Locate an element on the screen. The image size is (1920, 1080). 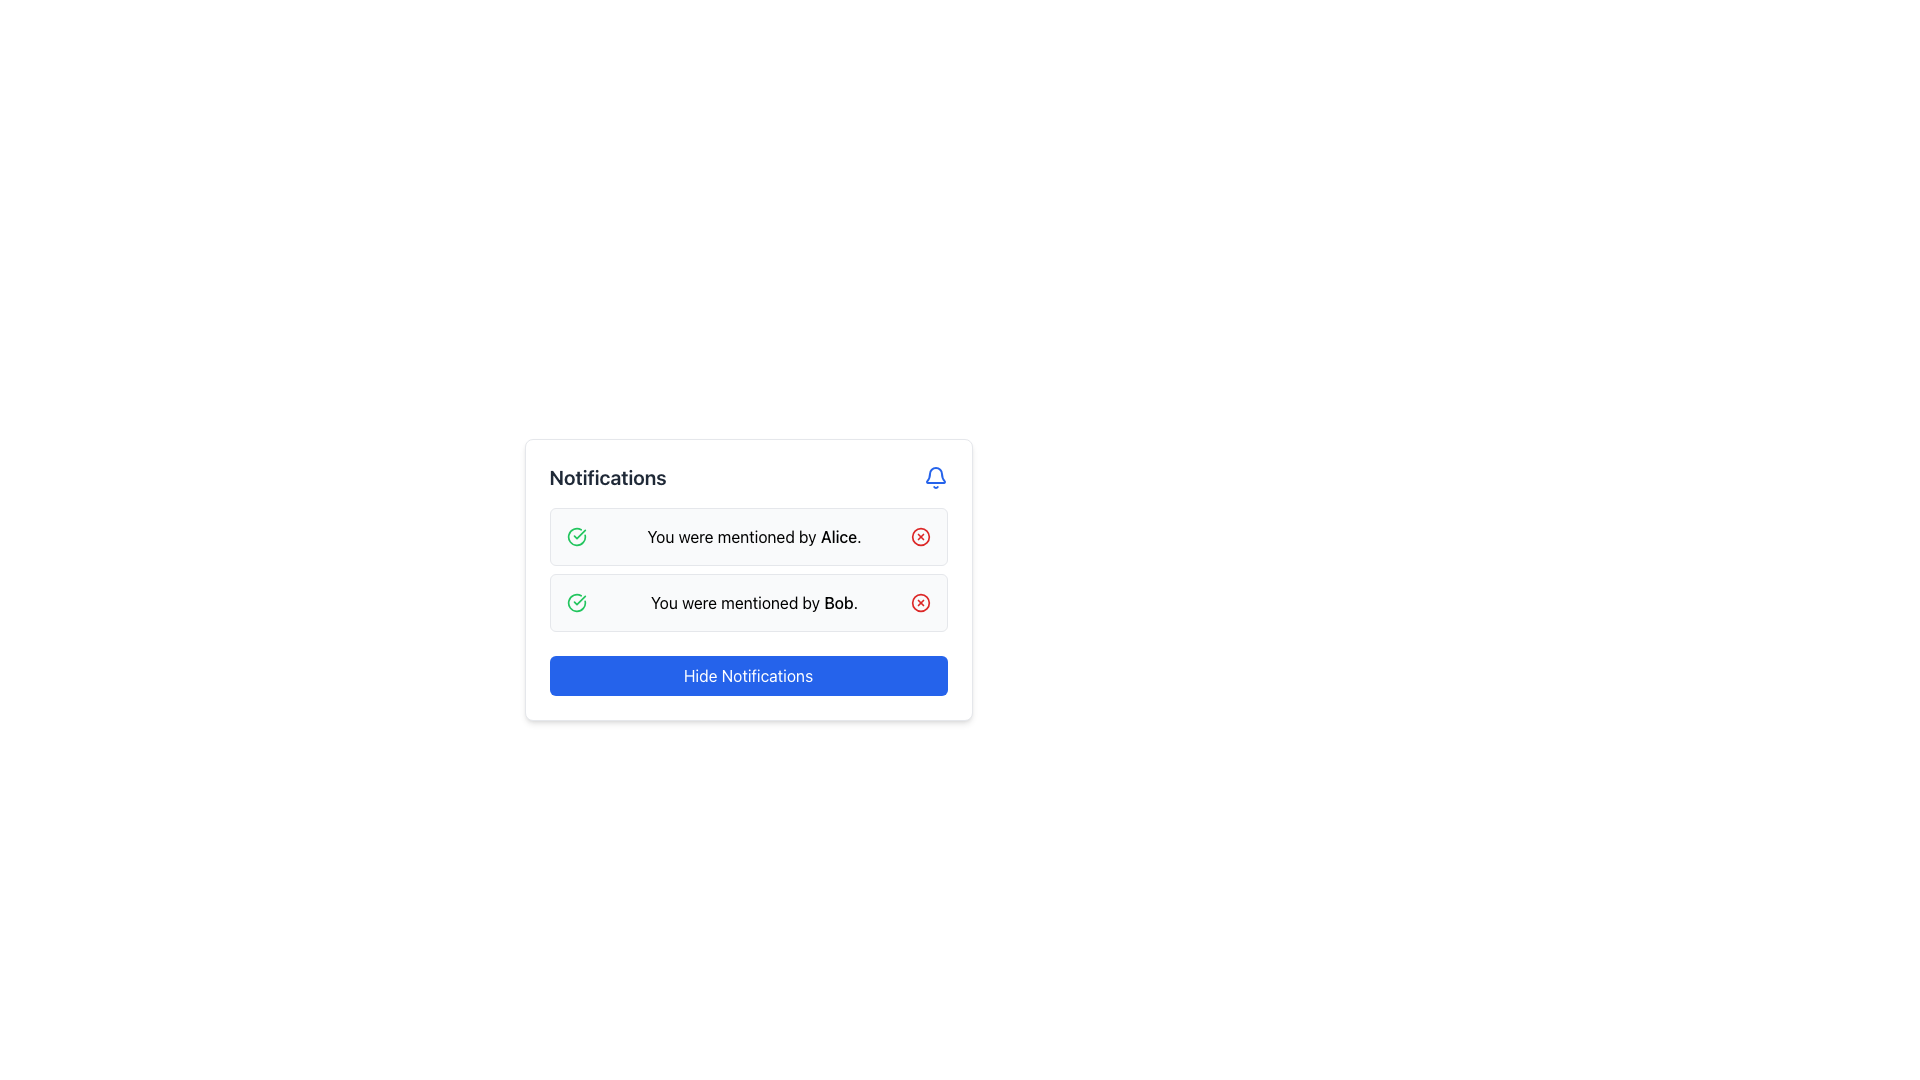
the completion status icon in the second notification card, which is positioned on the leftmost side adjacent to the text content is located at coordinates (575, 601).